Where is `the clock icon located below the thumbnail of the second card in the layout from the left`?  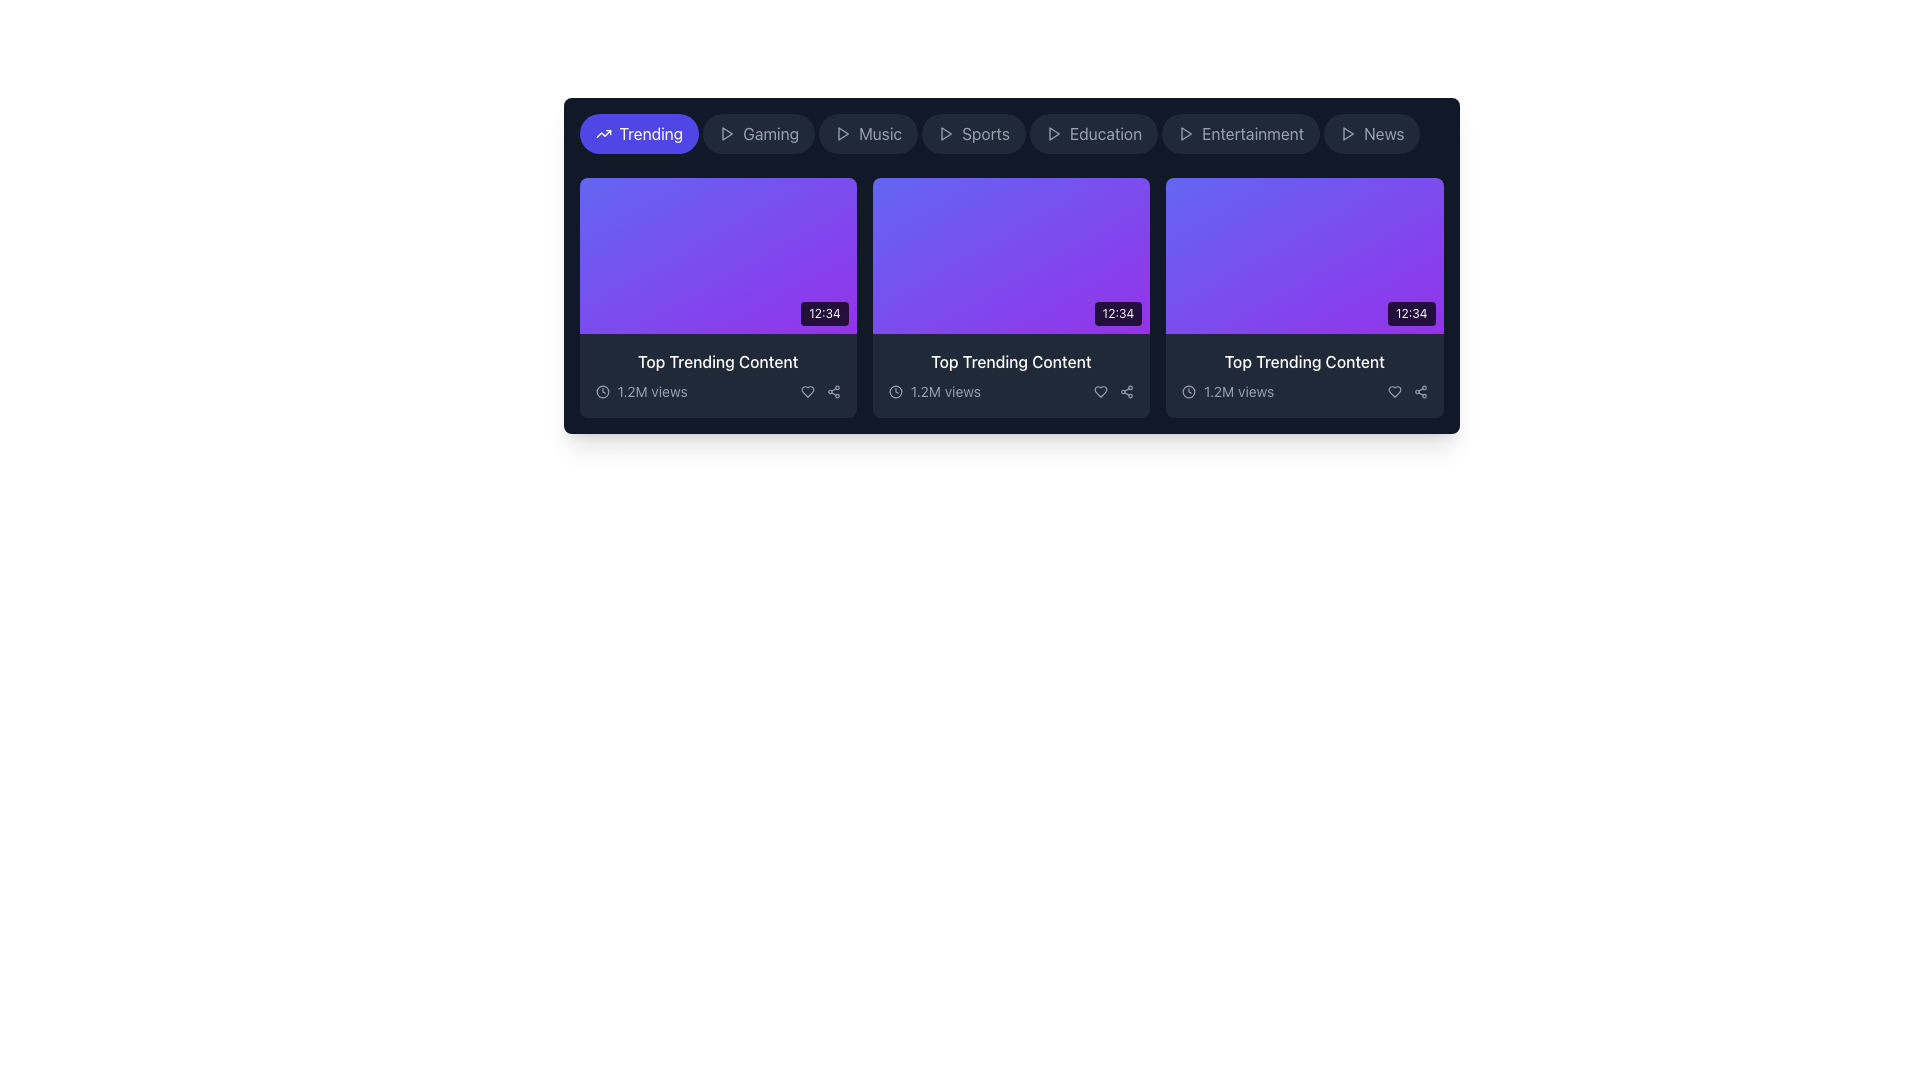 the clock icon located below the thumbnail of the second card in the layout from the left is located at coordinates (894, 391).